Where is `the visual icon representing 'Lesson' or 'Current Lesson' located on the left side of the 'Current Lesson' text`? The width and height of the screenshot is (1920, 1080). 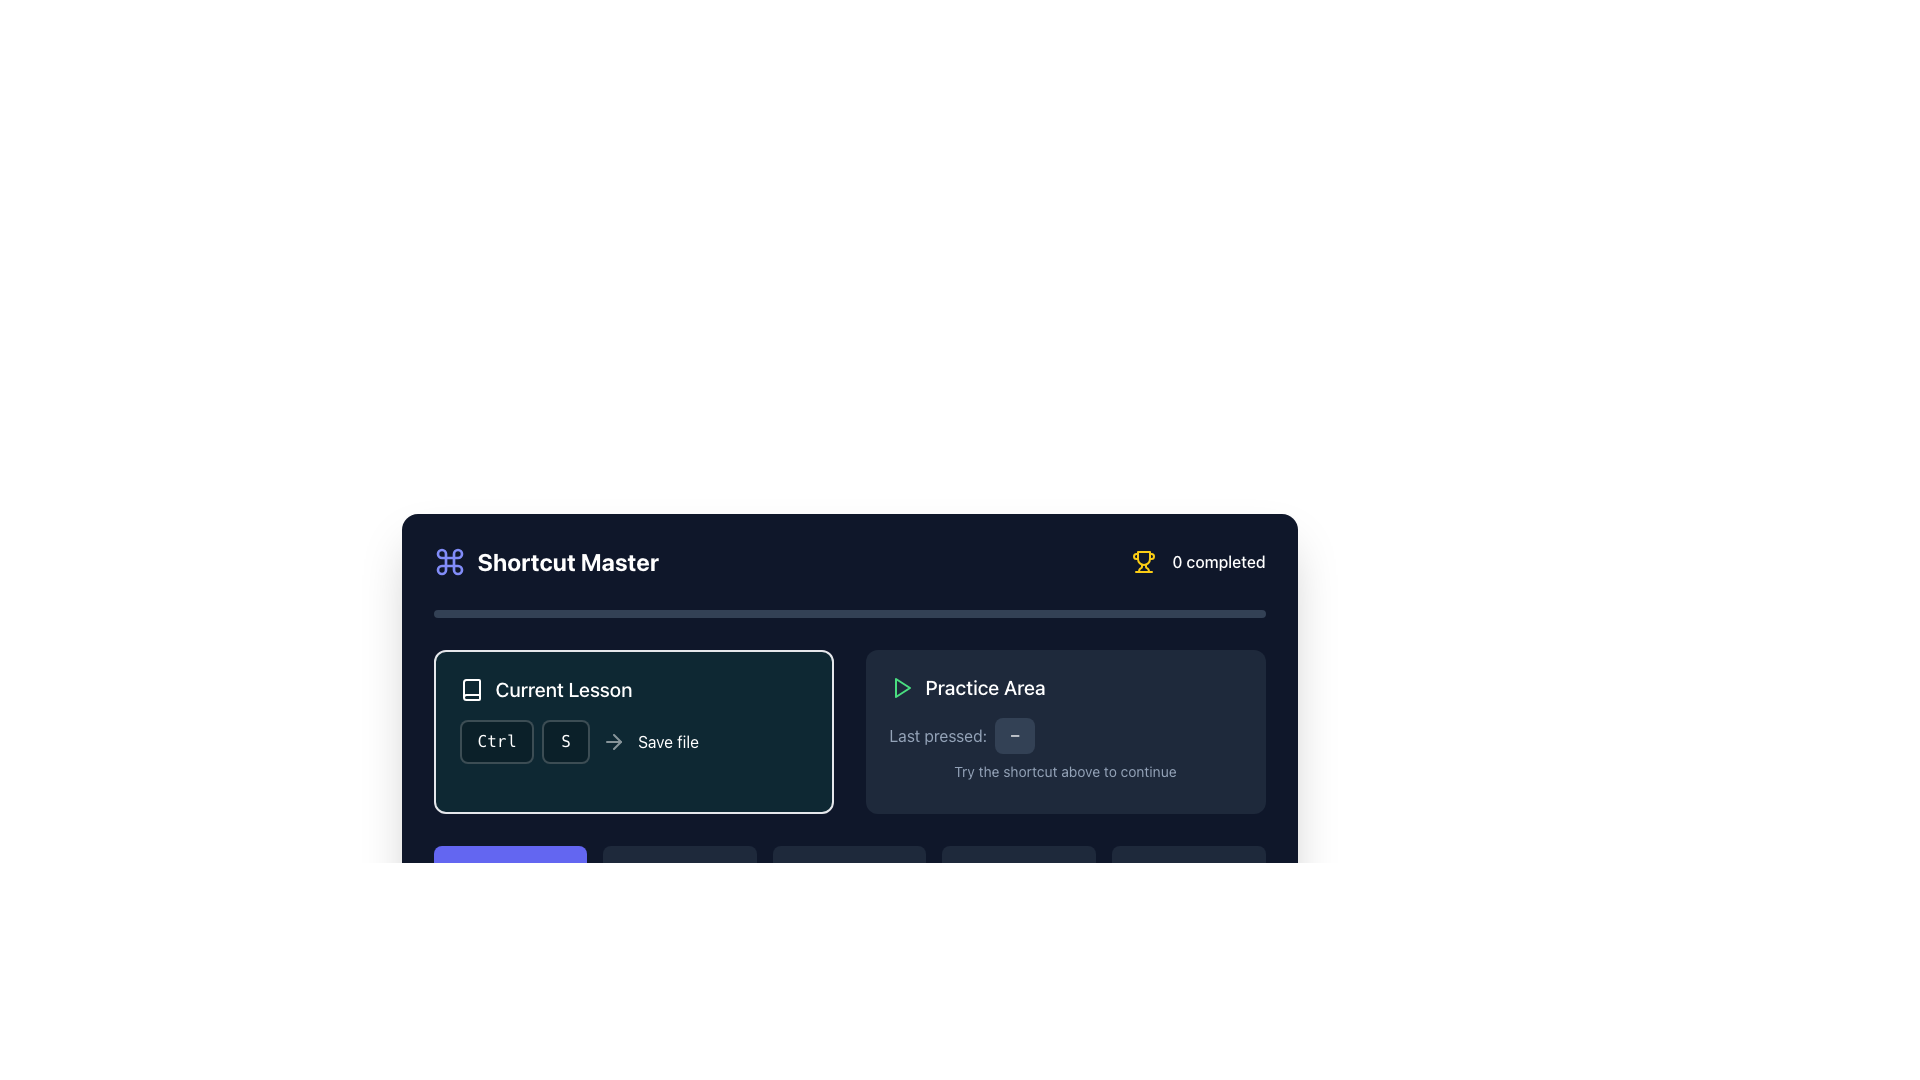 the visual icon representing 'Lesson' or 'Current Lesson' located on the left side of the 'Current Lesson' text is located at coordinates (470, 689).